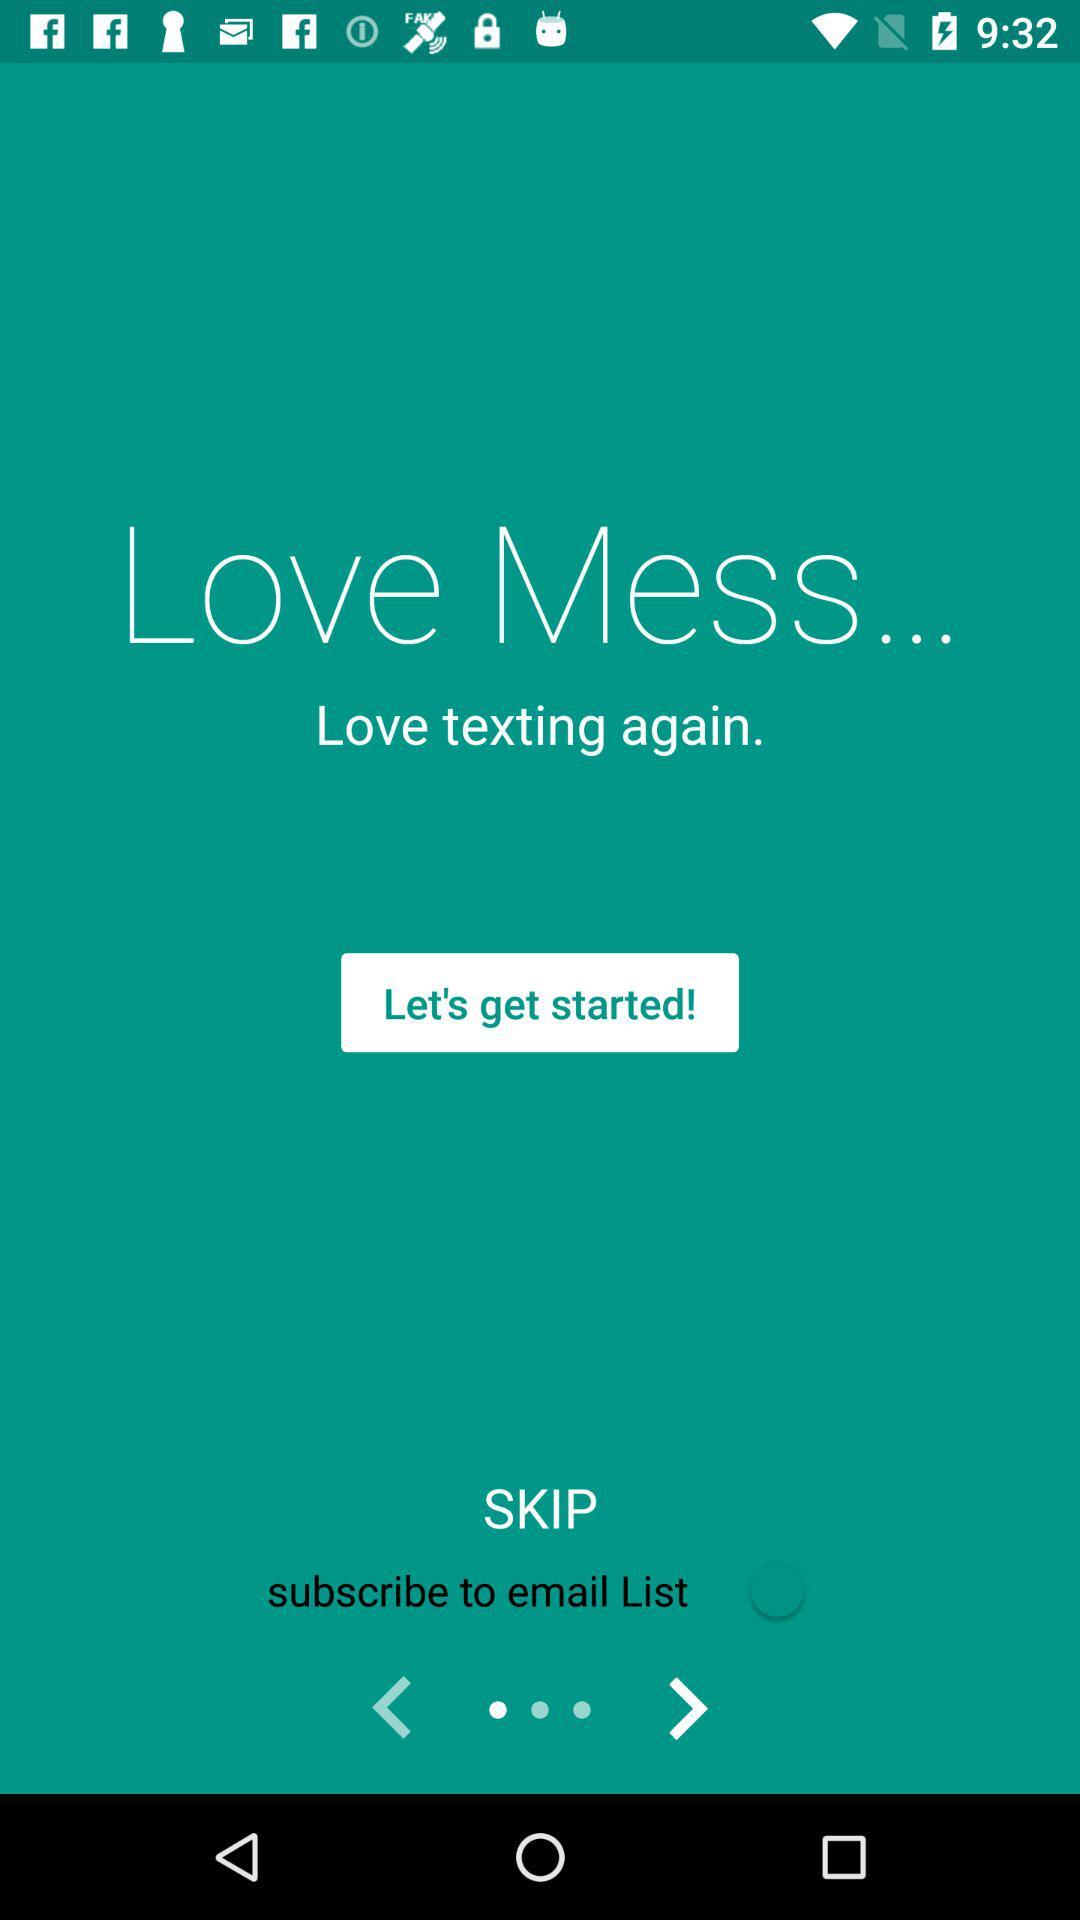 The width and height of the screenshot is (1080, 1920). Describe the element at coordinates (393, 1708) in the screenshot. I see `the item below subscribe to email` at that location.